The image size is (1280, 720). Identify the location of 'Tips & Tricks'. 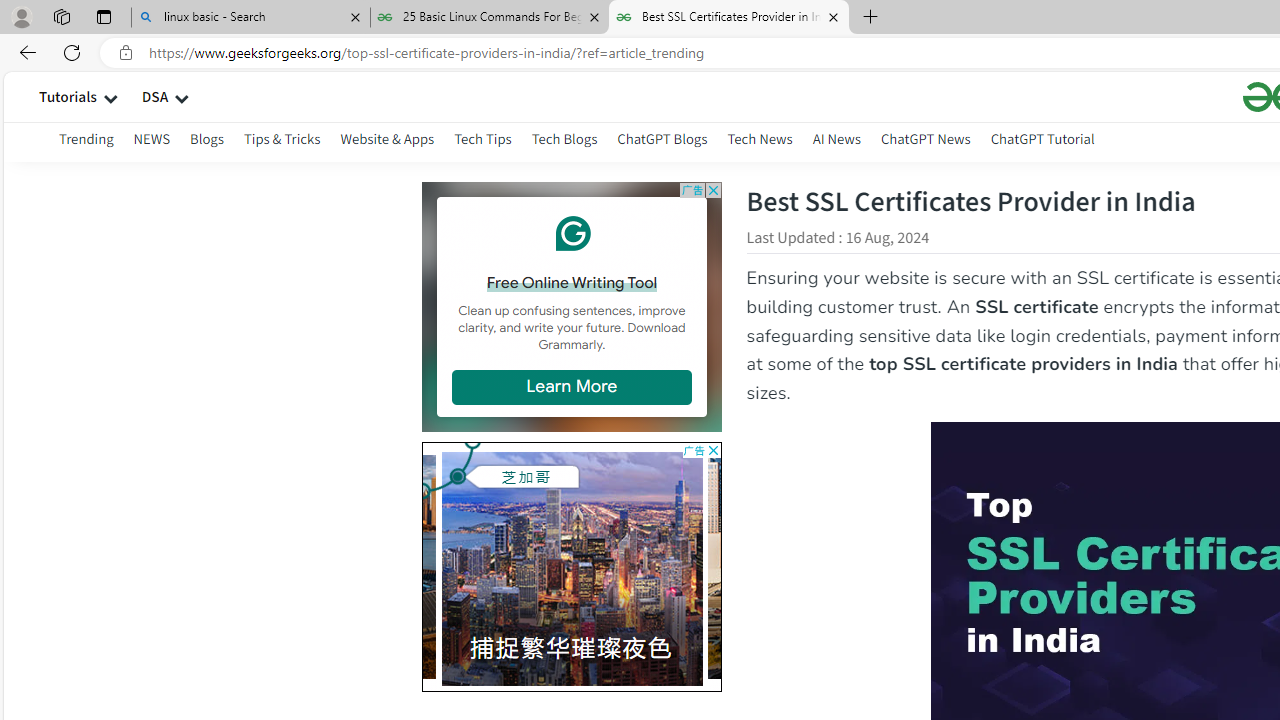
(281, 138).